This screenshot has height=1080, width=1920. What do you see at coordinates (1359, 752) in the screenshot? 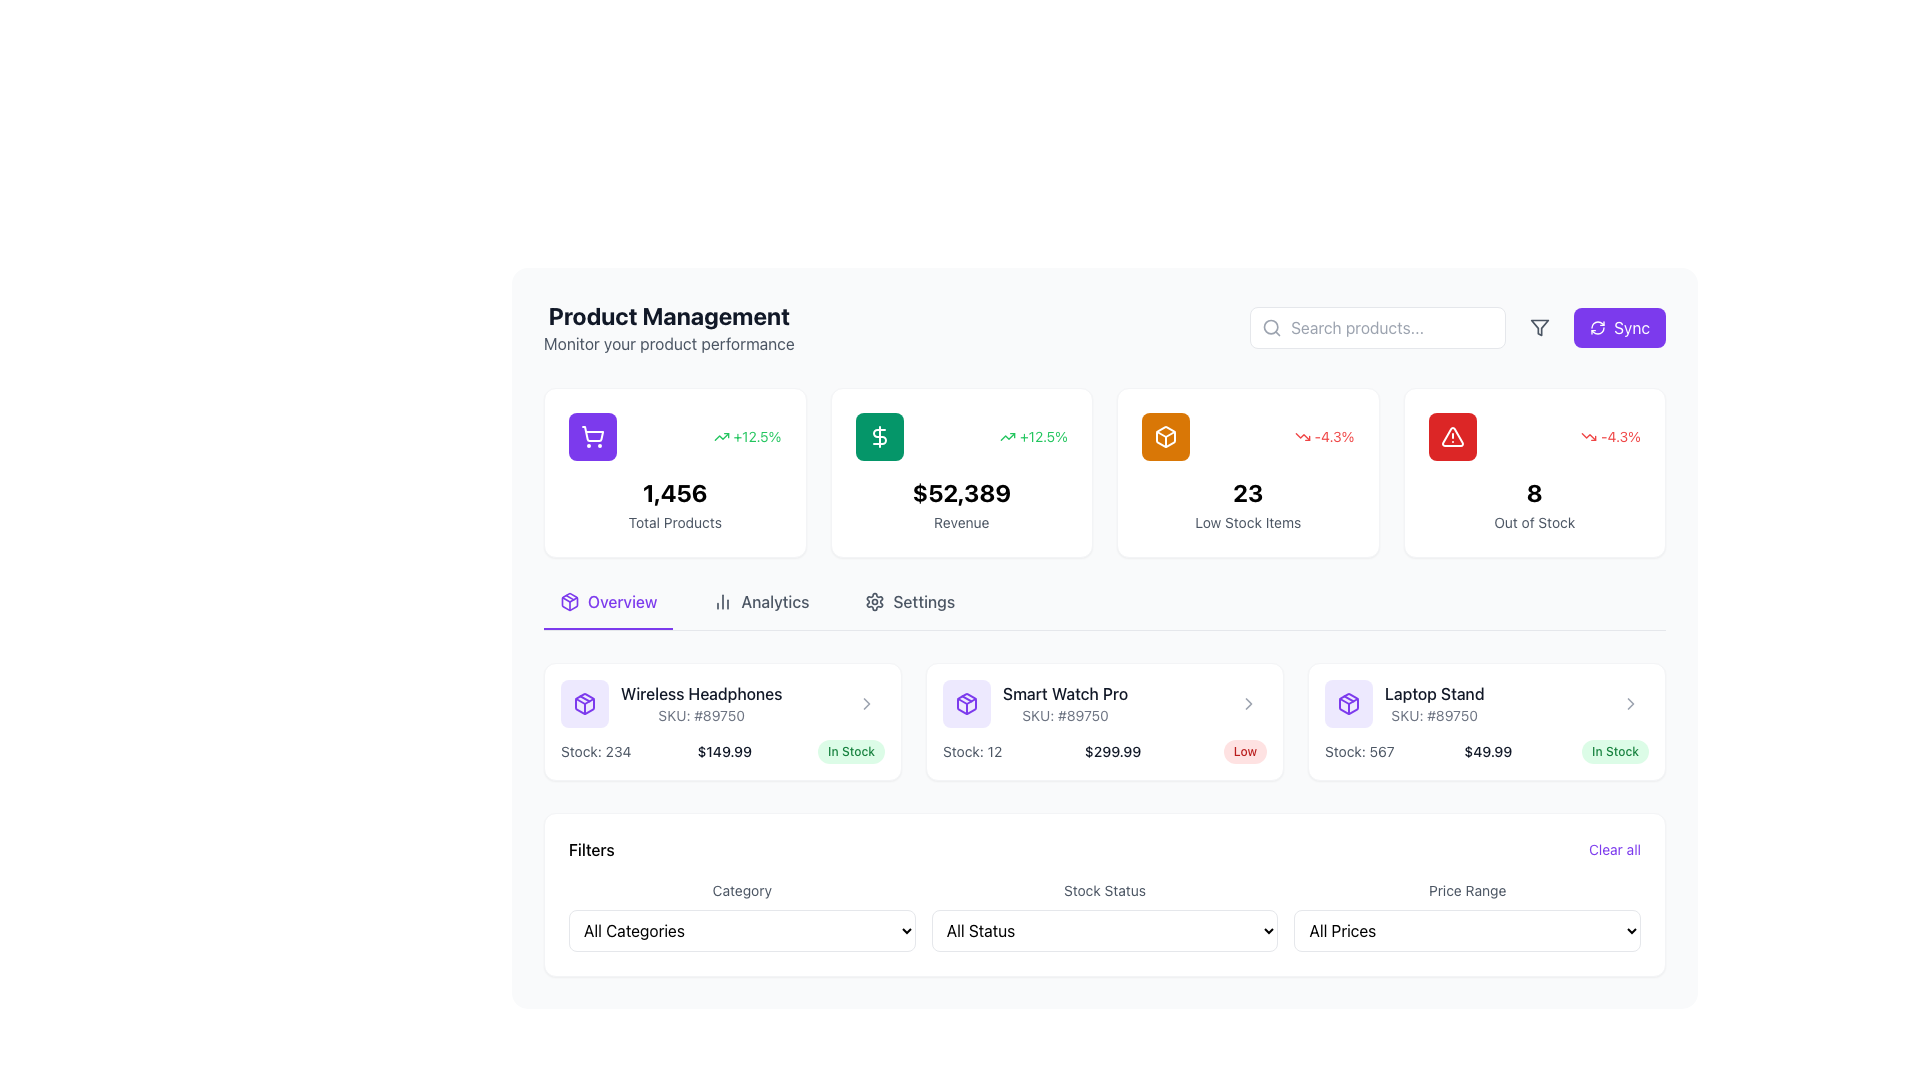
I see `stock quantity displayed in the static text element for the 'Laptop Stand' product, located at the bottom section of the interface, preceding the price and the 'In Stock' badge` at bounding box center [1359, 752].